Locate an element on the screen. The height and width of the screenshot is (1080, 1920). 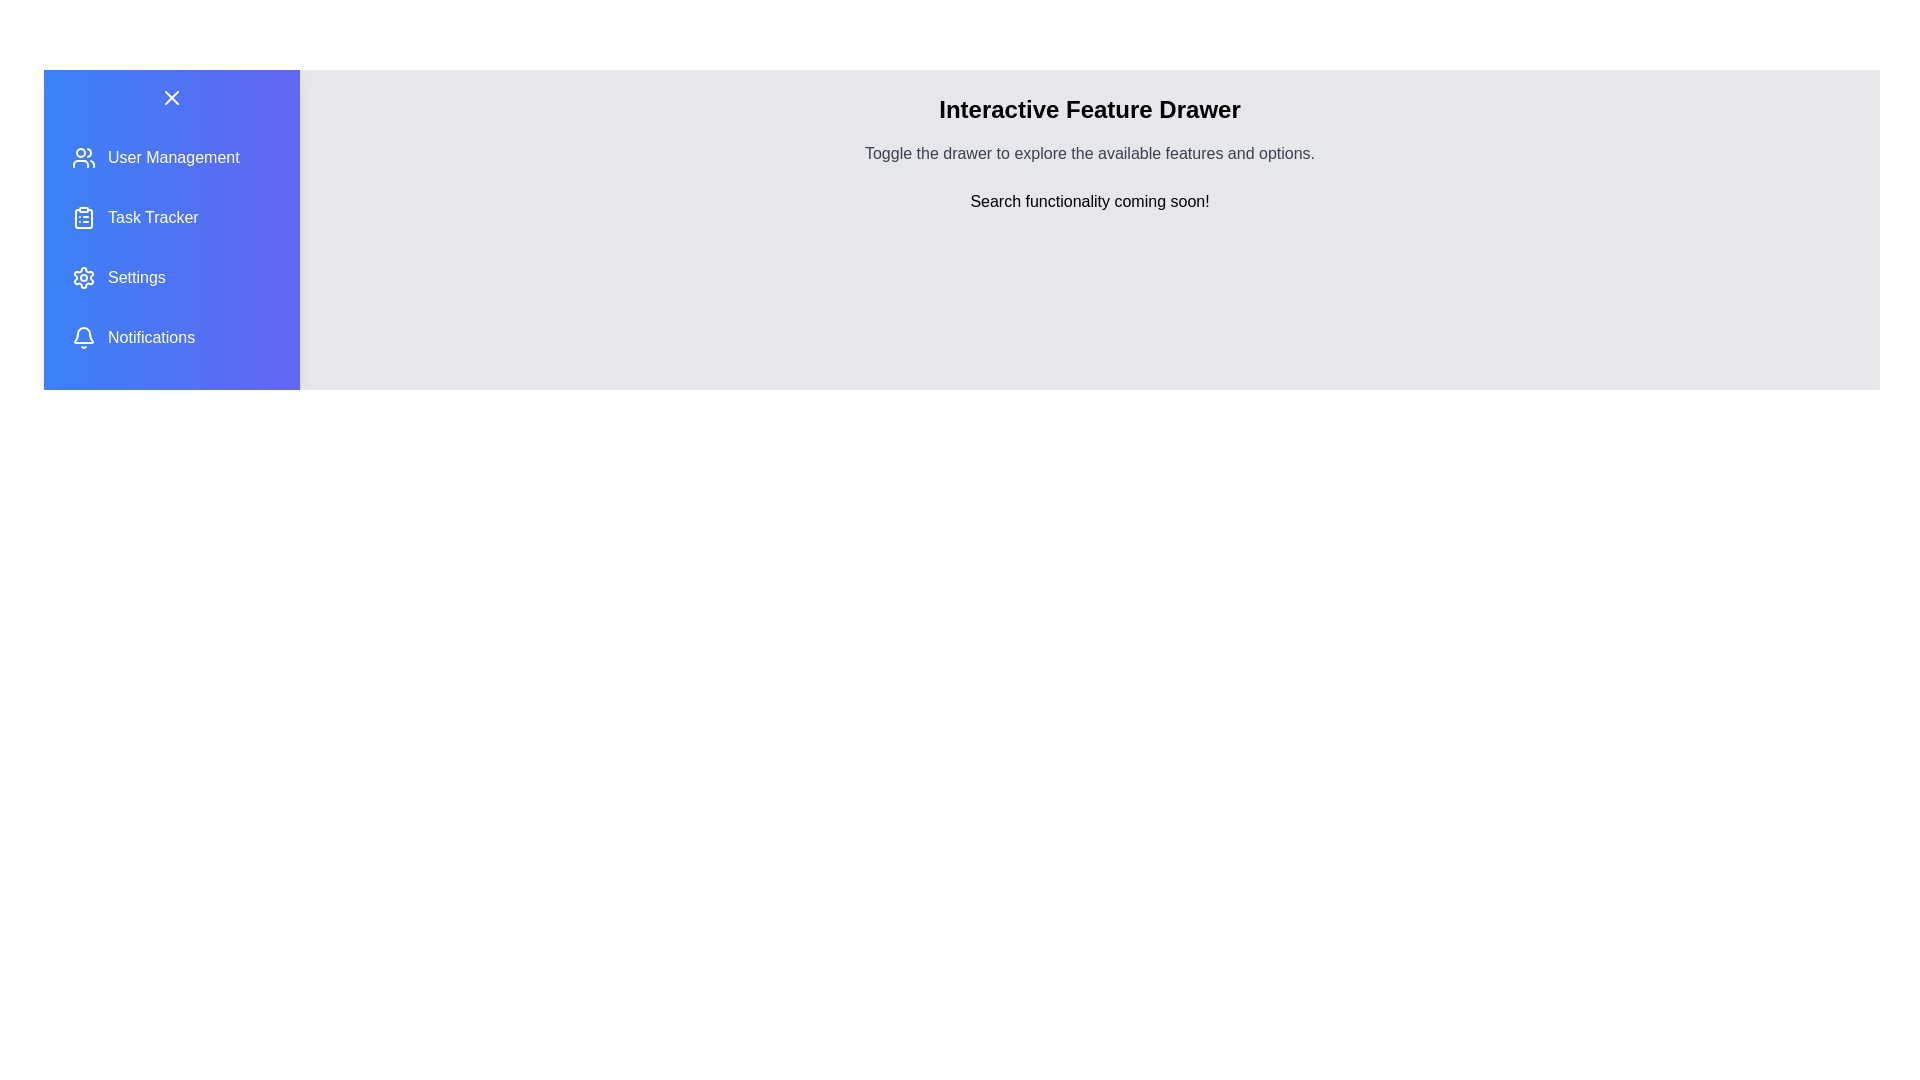
the feature Settings from the list is located at coordinates (172, 277).